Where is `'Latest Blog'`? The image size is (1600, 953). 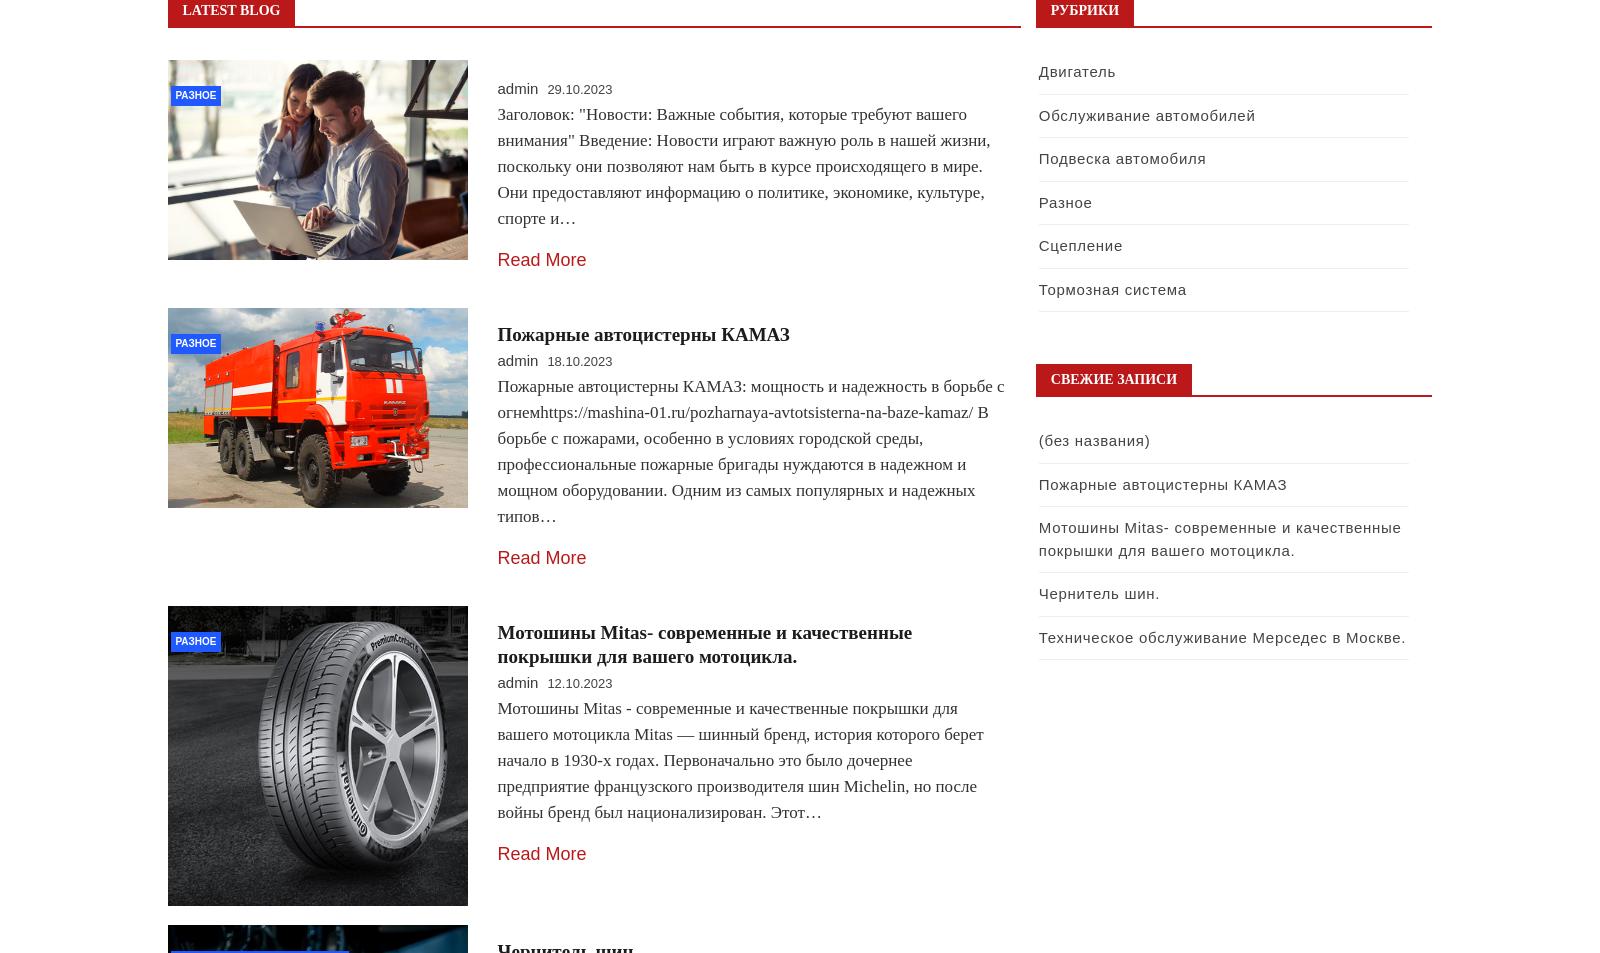
'Latest Blog' is located at coordinates (181, 9).